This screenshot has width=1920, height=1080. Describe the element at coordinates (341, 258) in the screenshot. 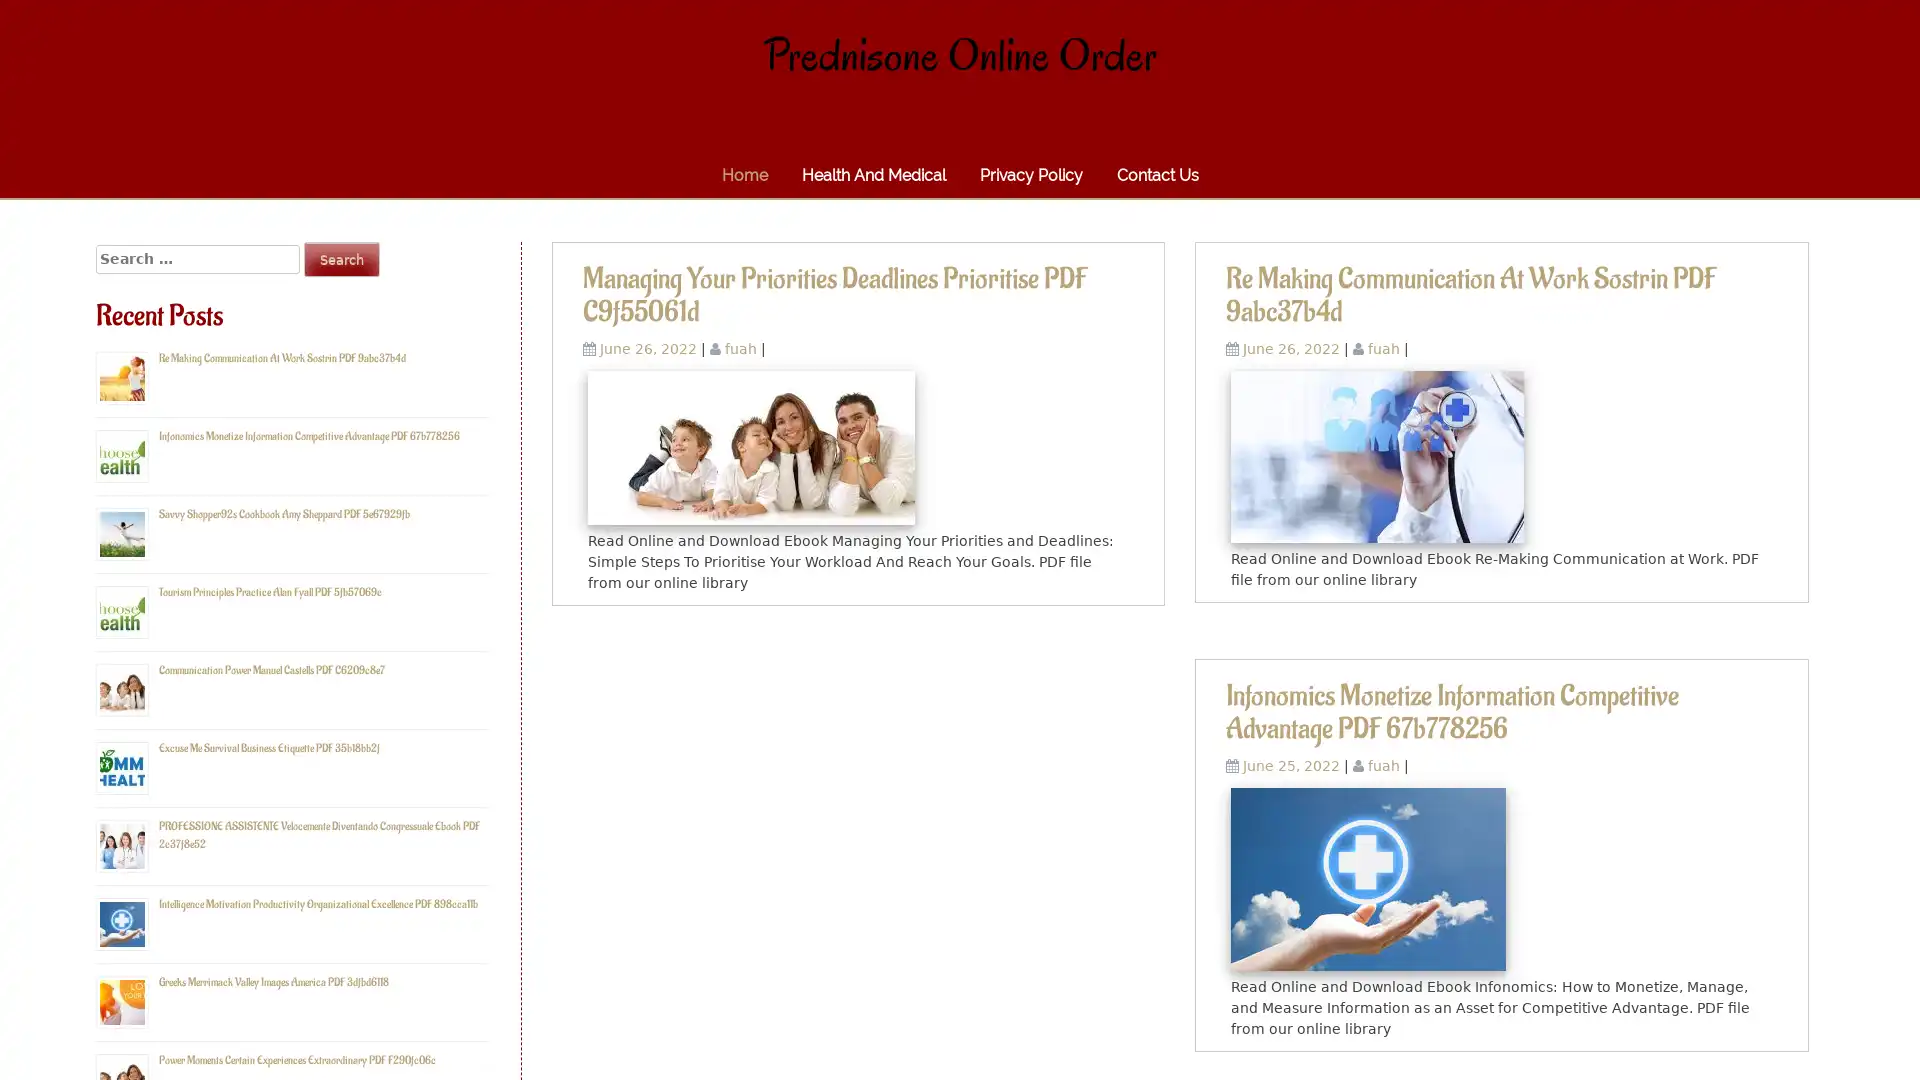

I see `Search` at that location.